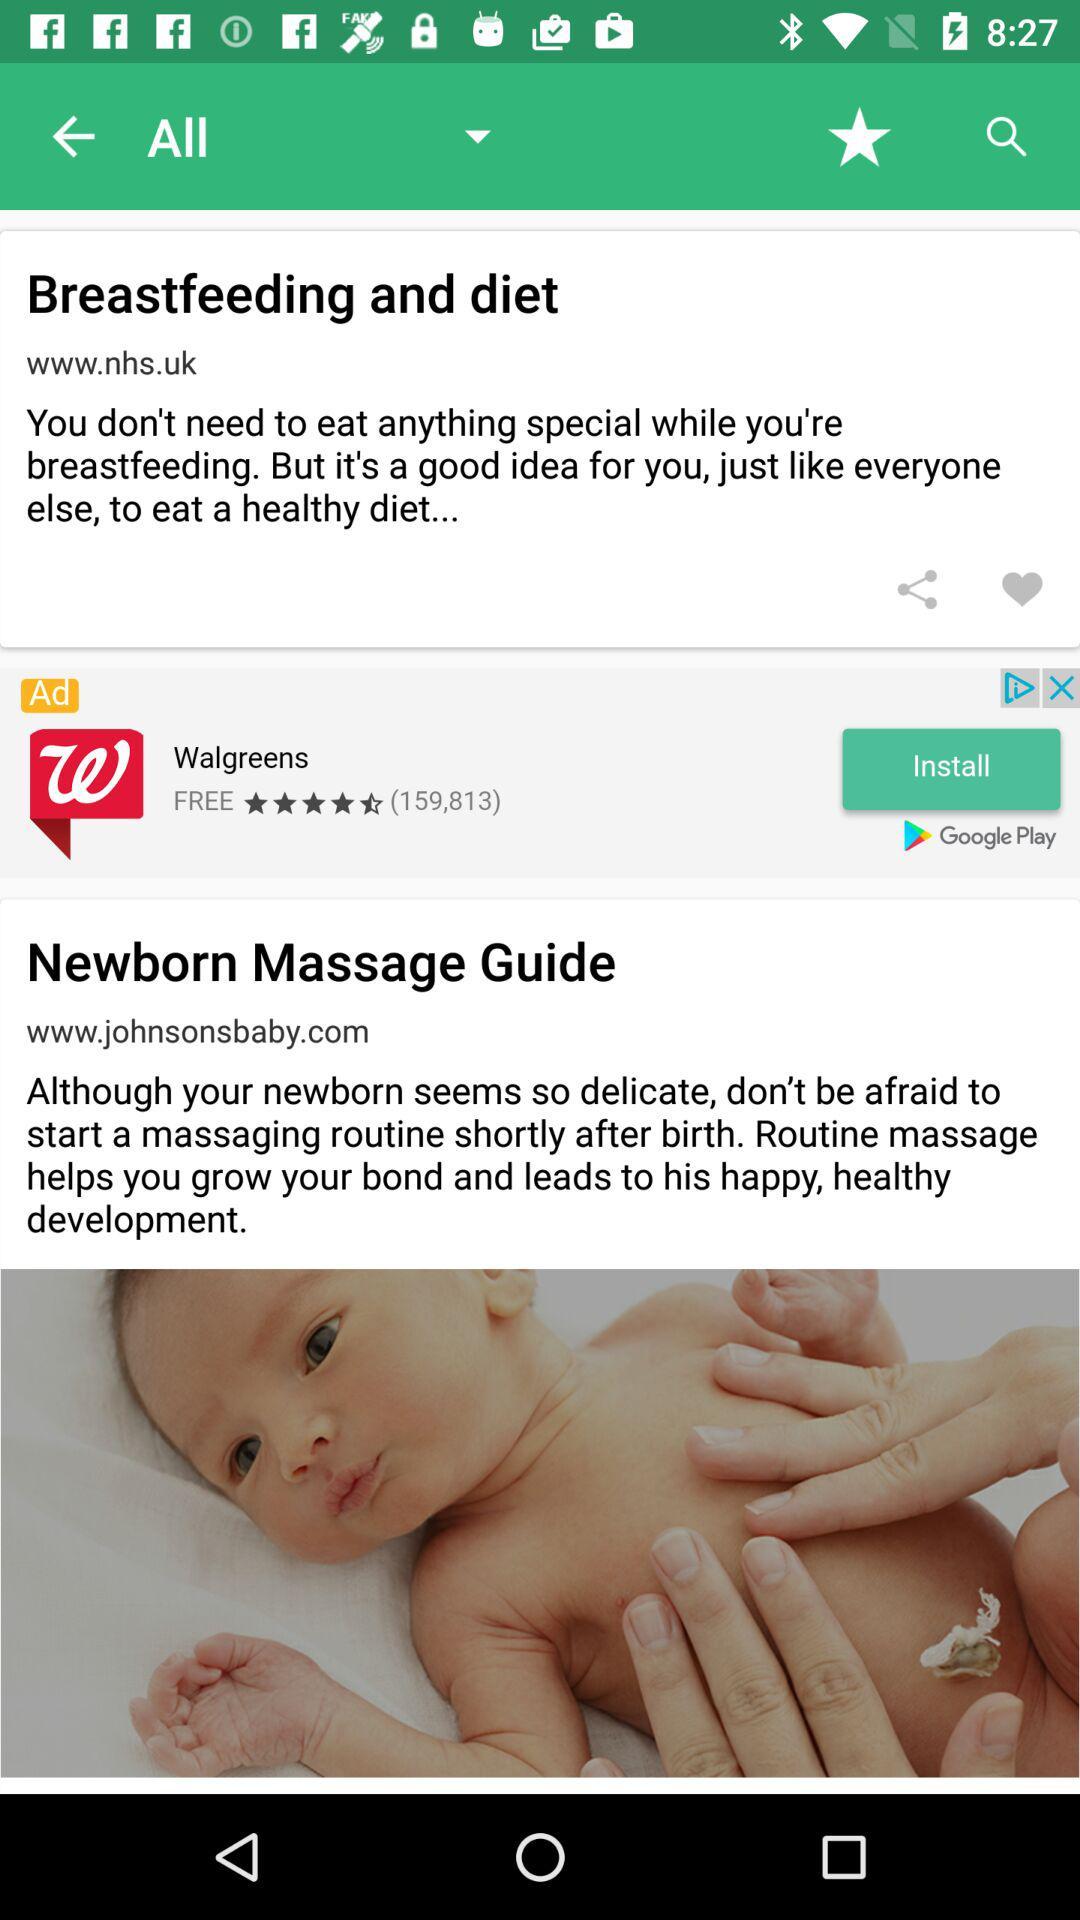 This screenshot has width=1080, height=1920. What do you see at coordinates (1022, 588) in the screenshot?
I see `to favorites` at bounding box center [1022, 588].